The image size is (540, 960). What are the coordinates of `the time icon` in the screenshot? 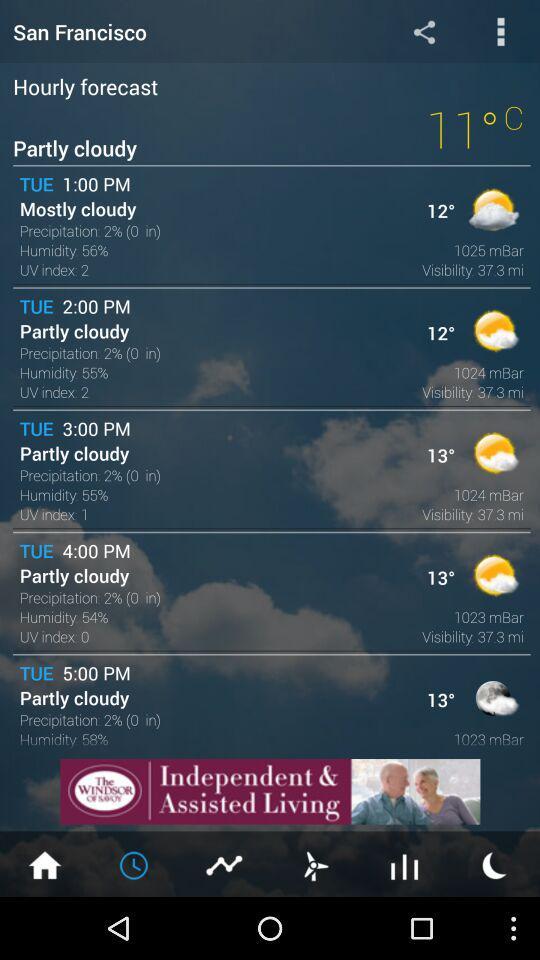 It's located at (135, 925).